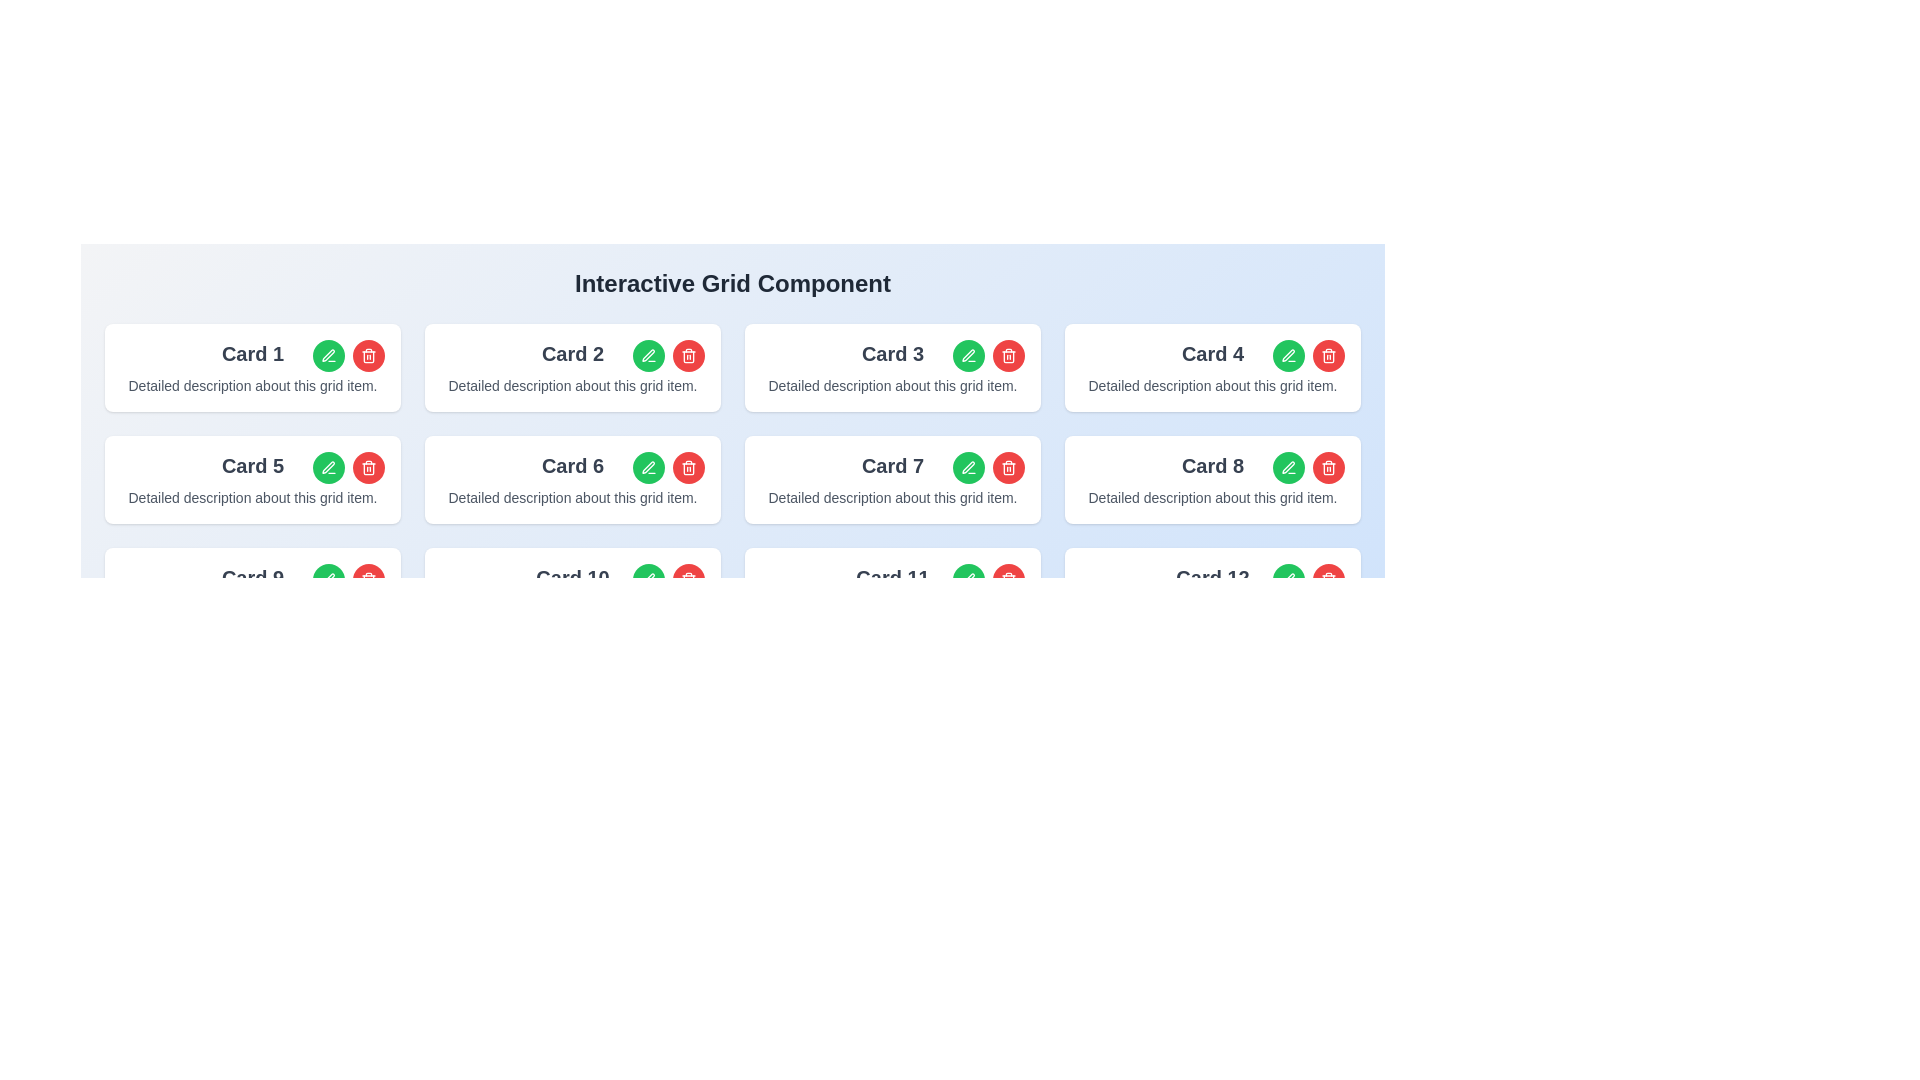 The width and height of the screenshot is (1920, 1080). What do you see at coordinates (369, 581) in the screenshot?
I see `the delete IconButton located at the bottom-right corner of 'Card 6' in the grid` at bounding box center [369, 581].